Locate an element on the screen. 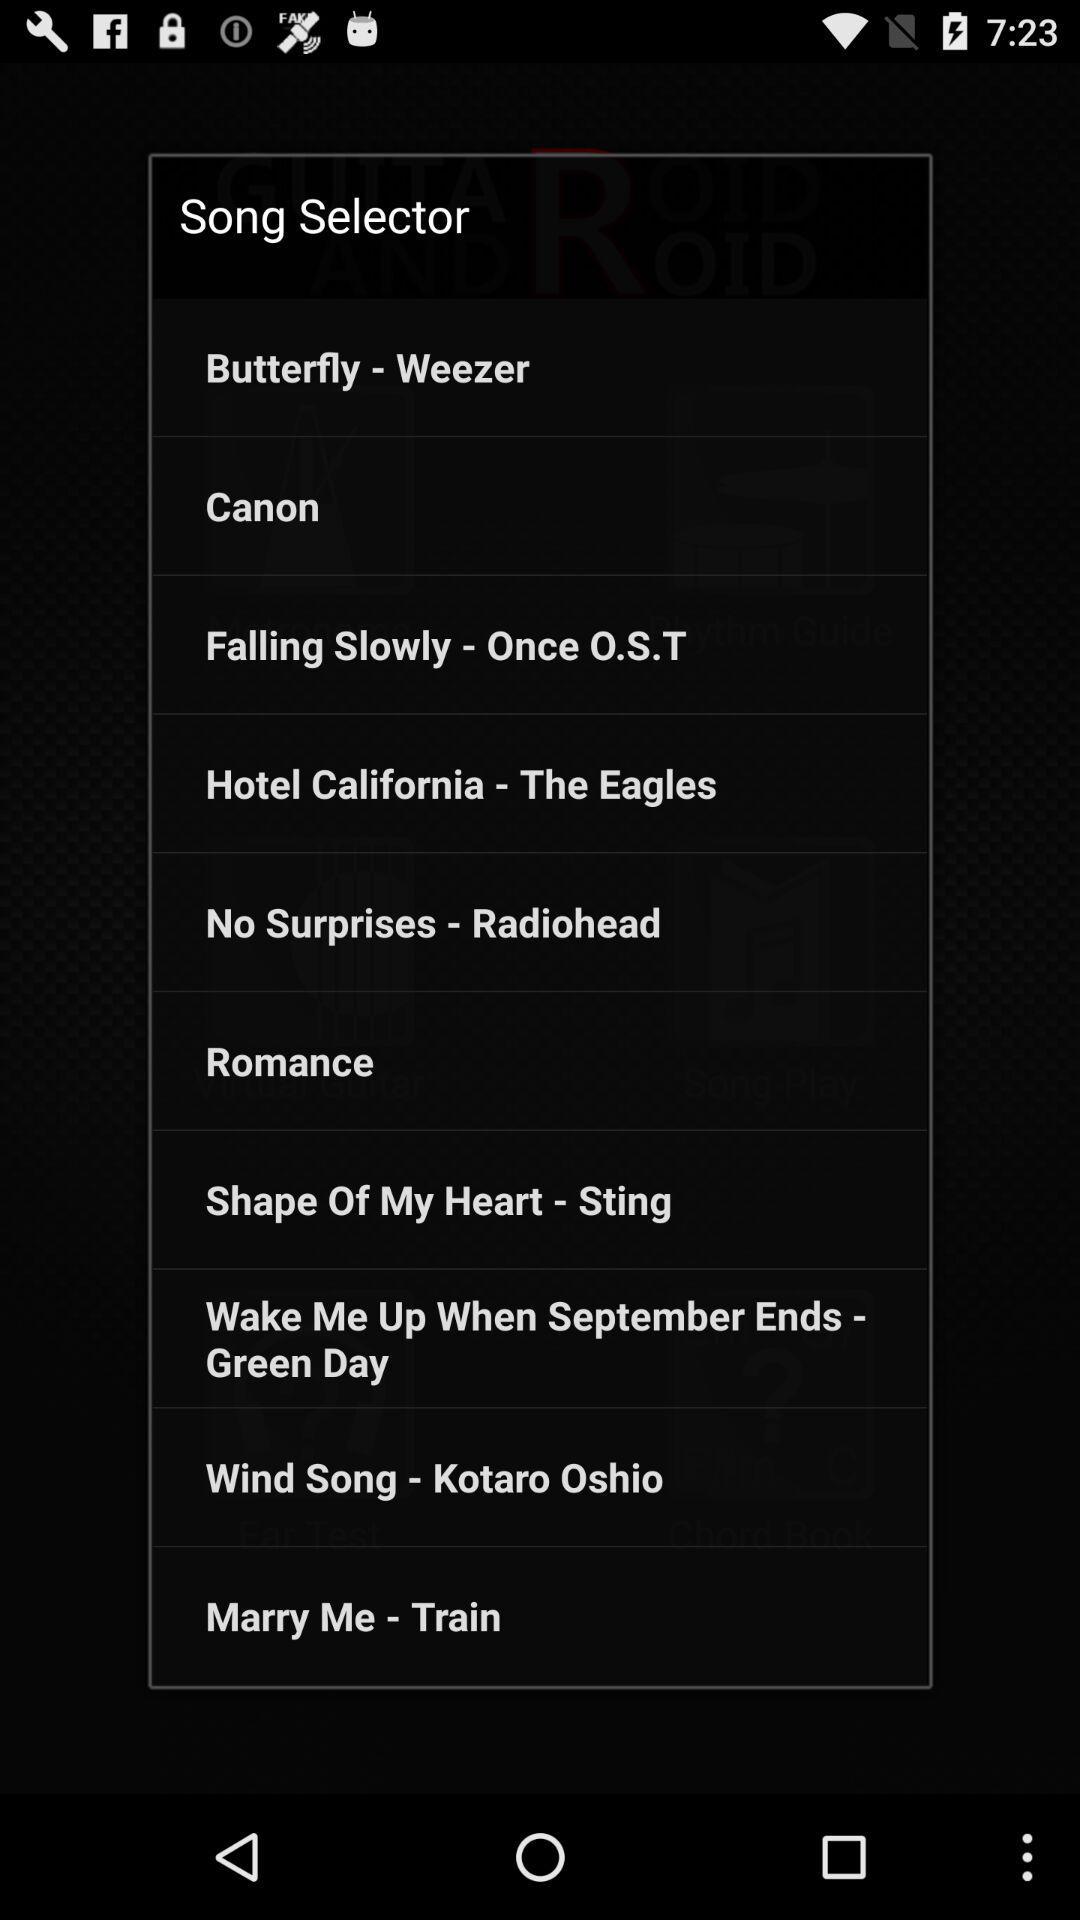 Image resolution: width=1080 pixels, height=1920 pixels. the marry me - train is located at coordinates (326, 1615).